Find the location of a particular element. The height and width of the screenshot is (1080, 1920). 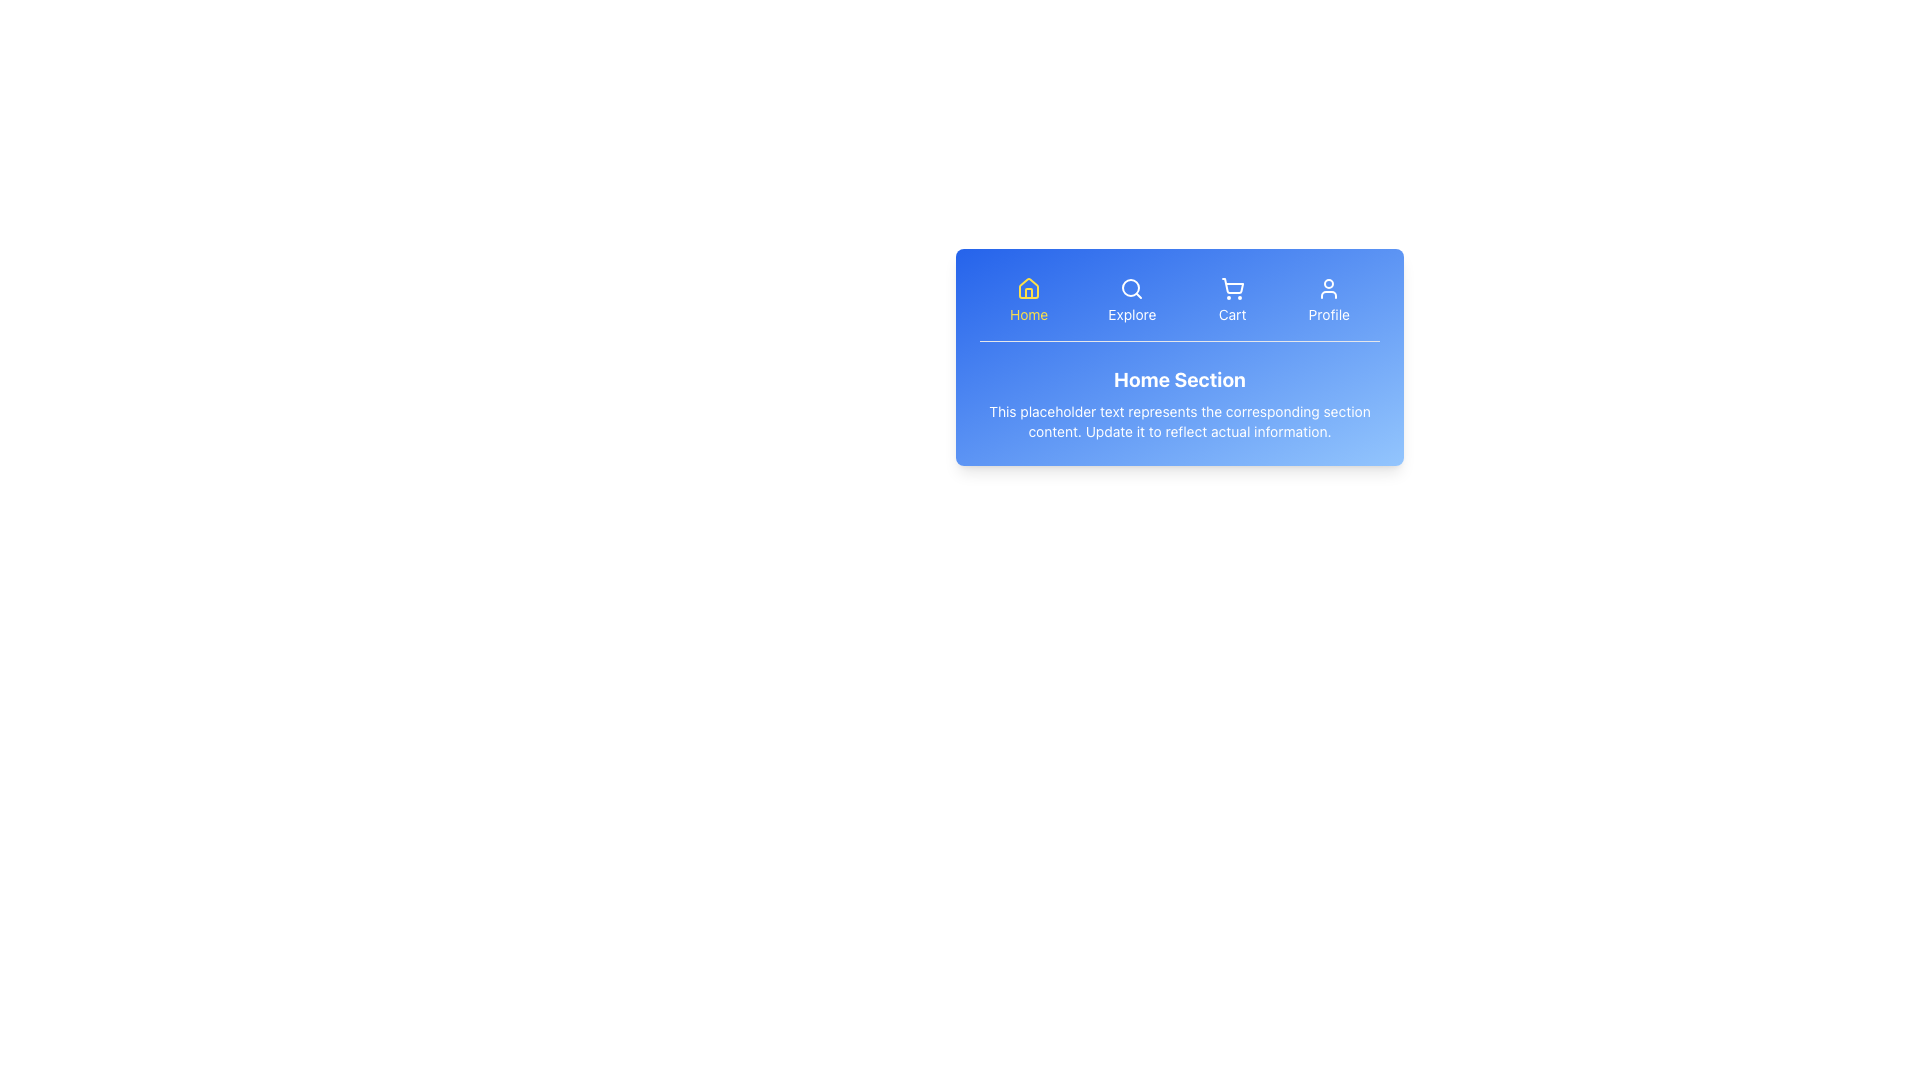

the icons or labels in the Navigation Bar located at the top of the card-like section is located at coordinates (1180, 307).